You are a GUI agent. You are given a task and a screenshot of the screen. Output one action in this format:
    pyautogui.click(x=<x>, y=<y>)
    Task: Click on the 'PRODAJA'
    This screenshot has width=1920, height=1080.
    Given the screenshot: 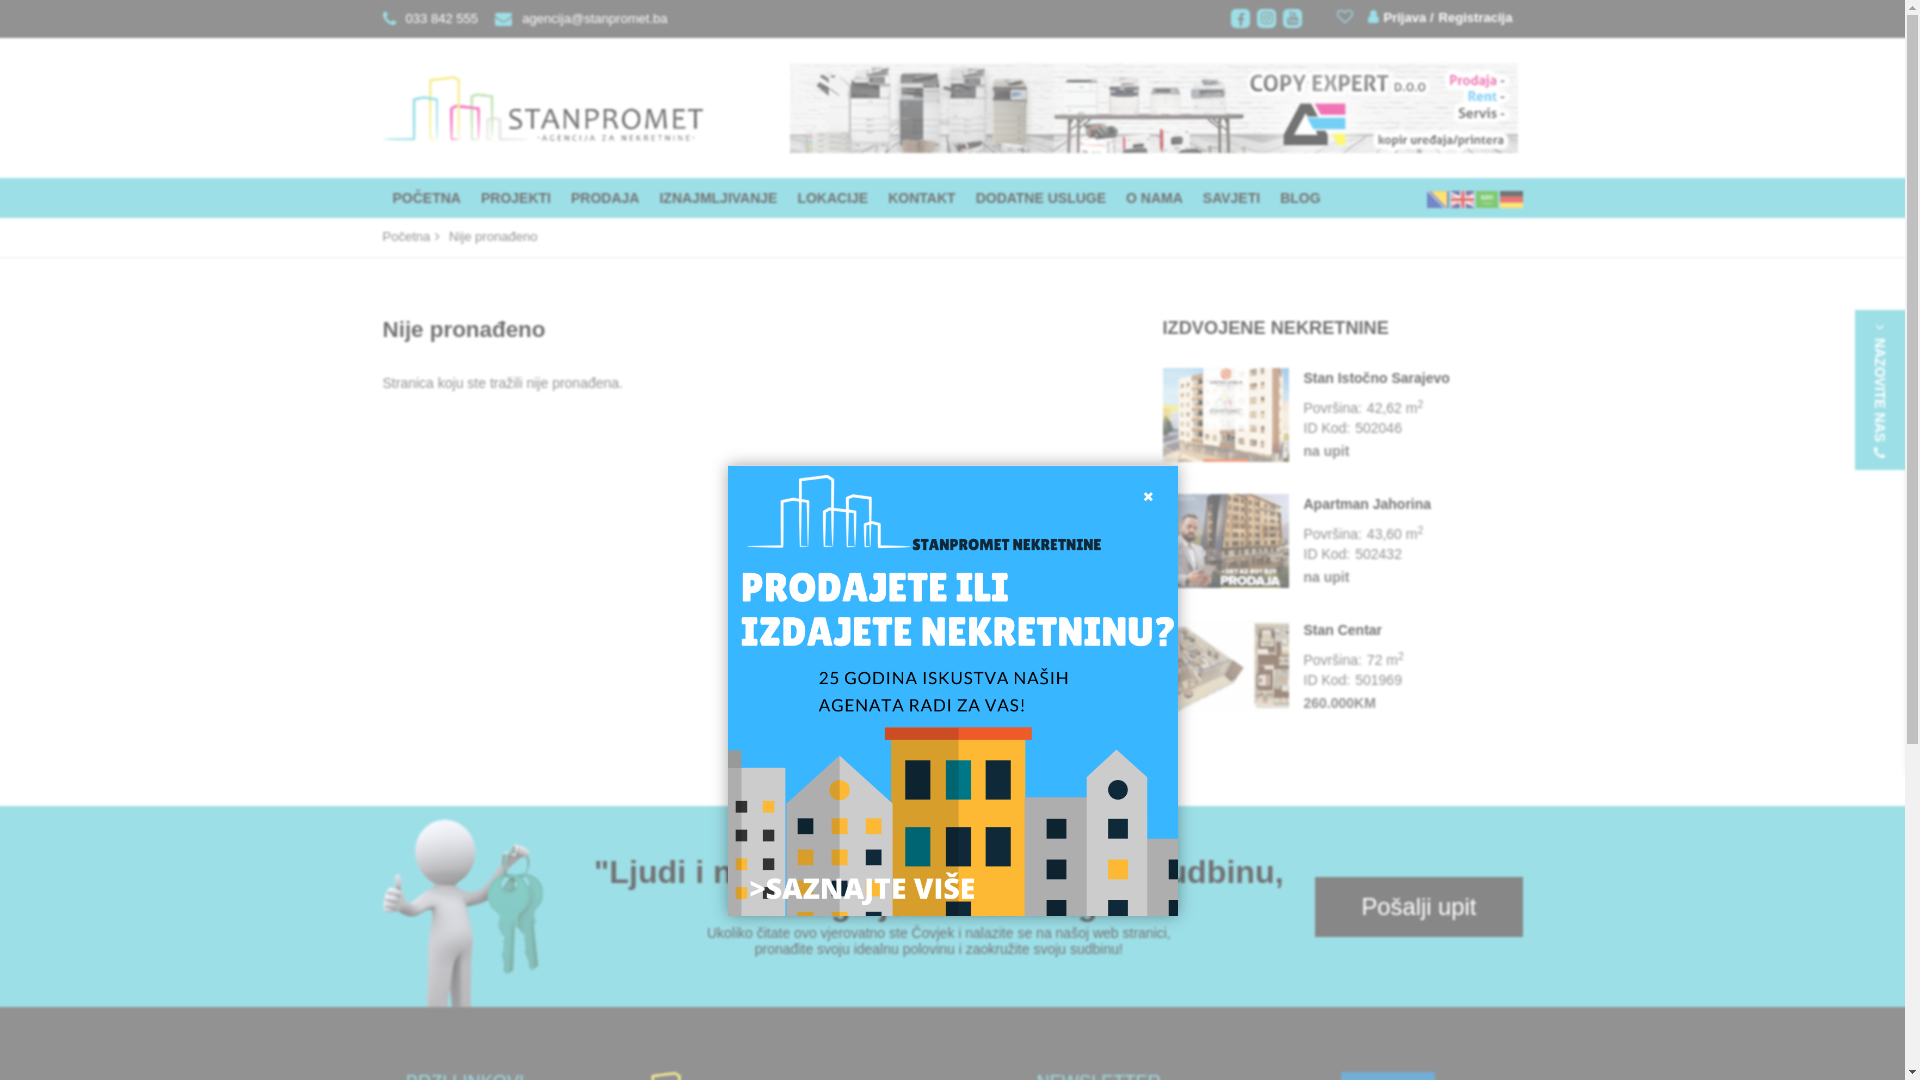 What is the action you would take?
    pyautogui.click(x=603, y=197)
    